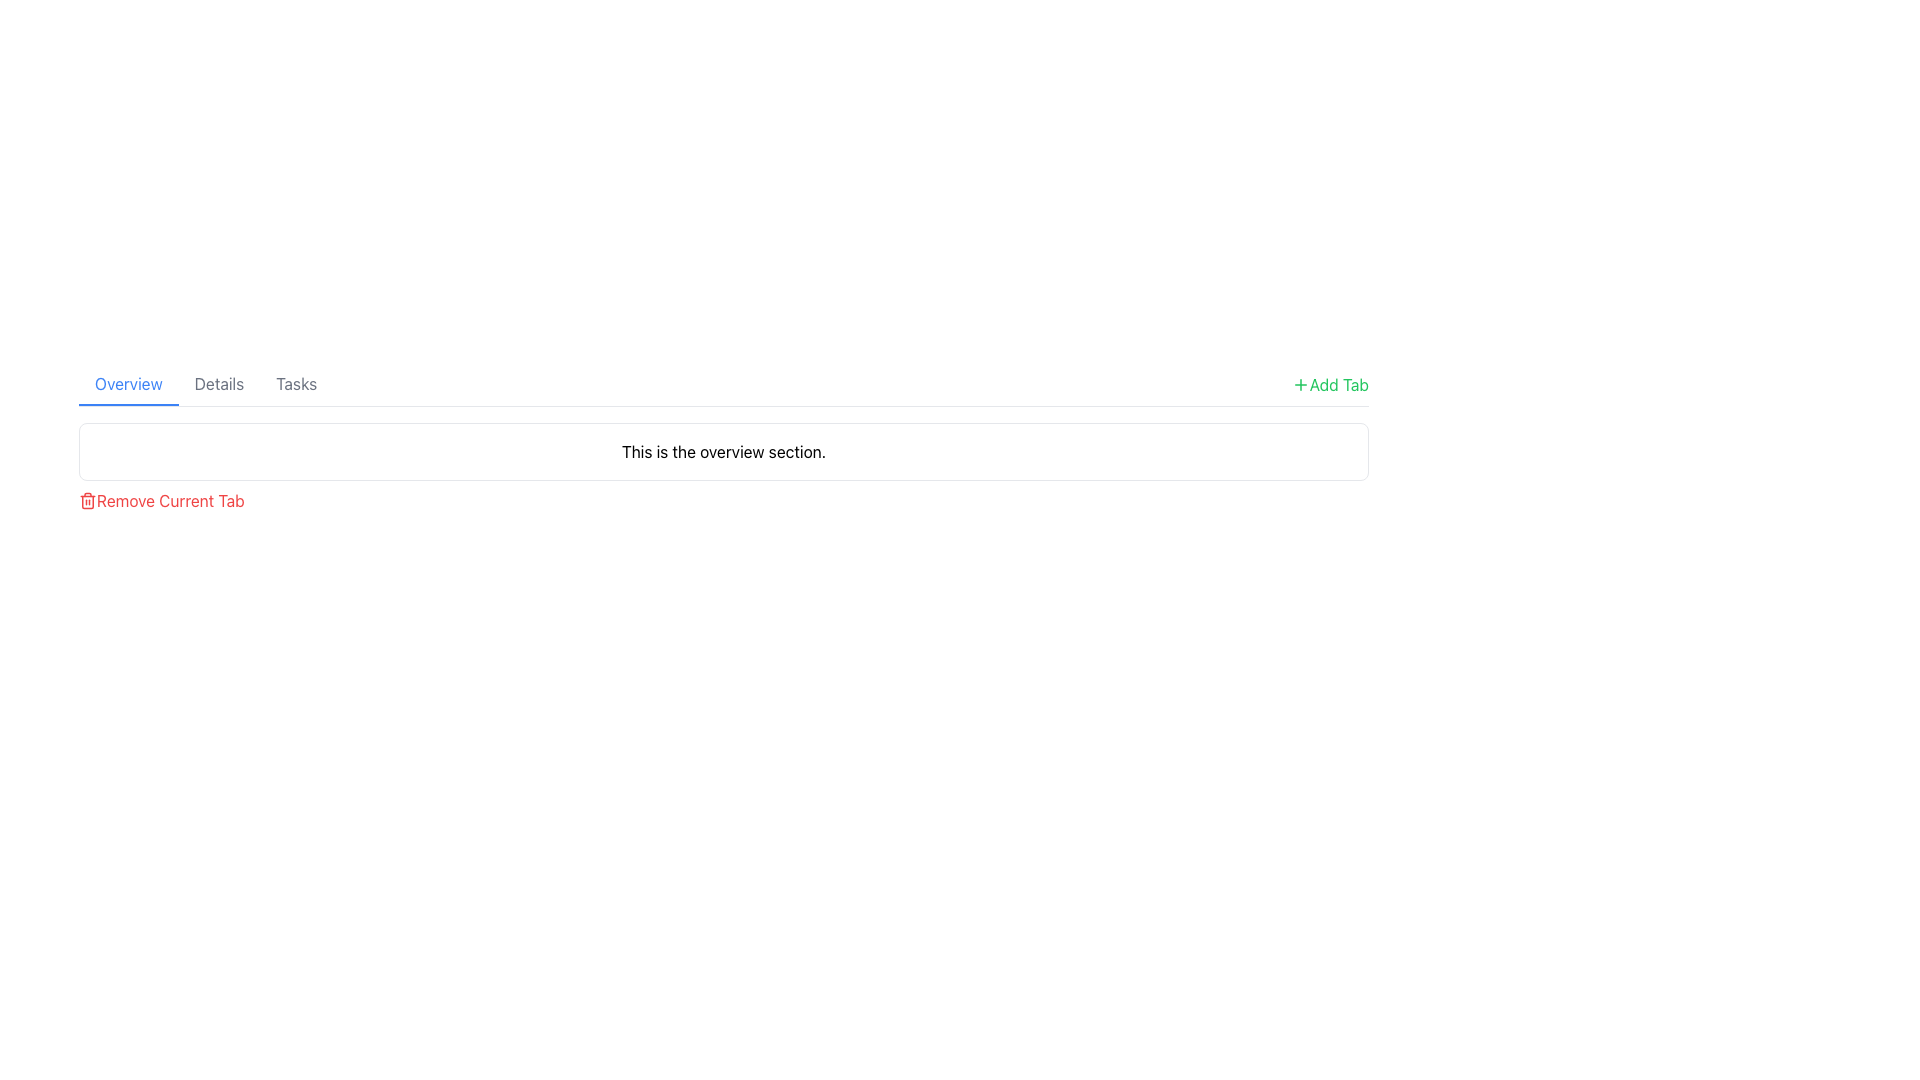  What do you see at coordinates (1330, 385) in the screenshot?
I see `the green button labeled '+ Add Tab' located at the far right of the horizontal navigation bar` at bounding box center [1330, 385].